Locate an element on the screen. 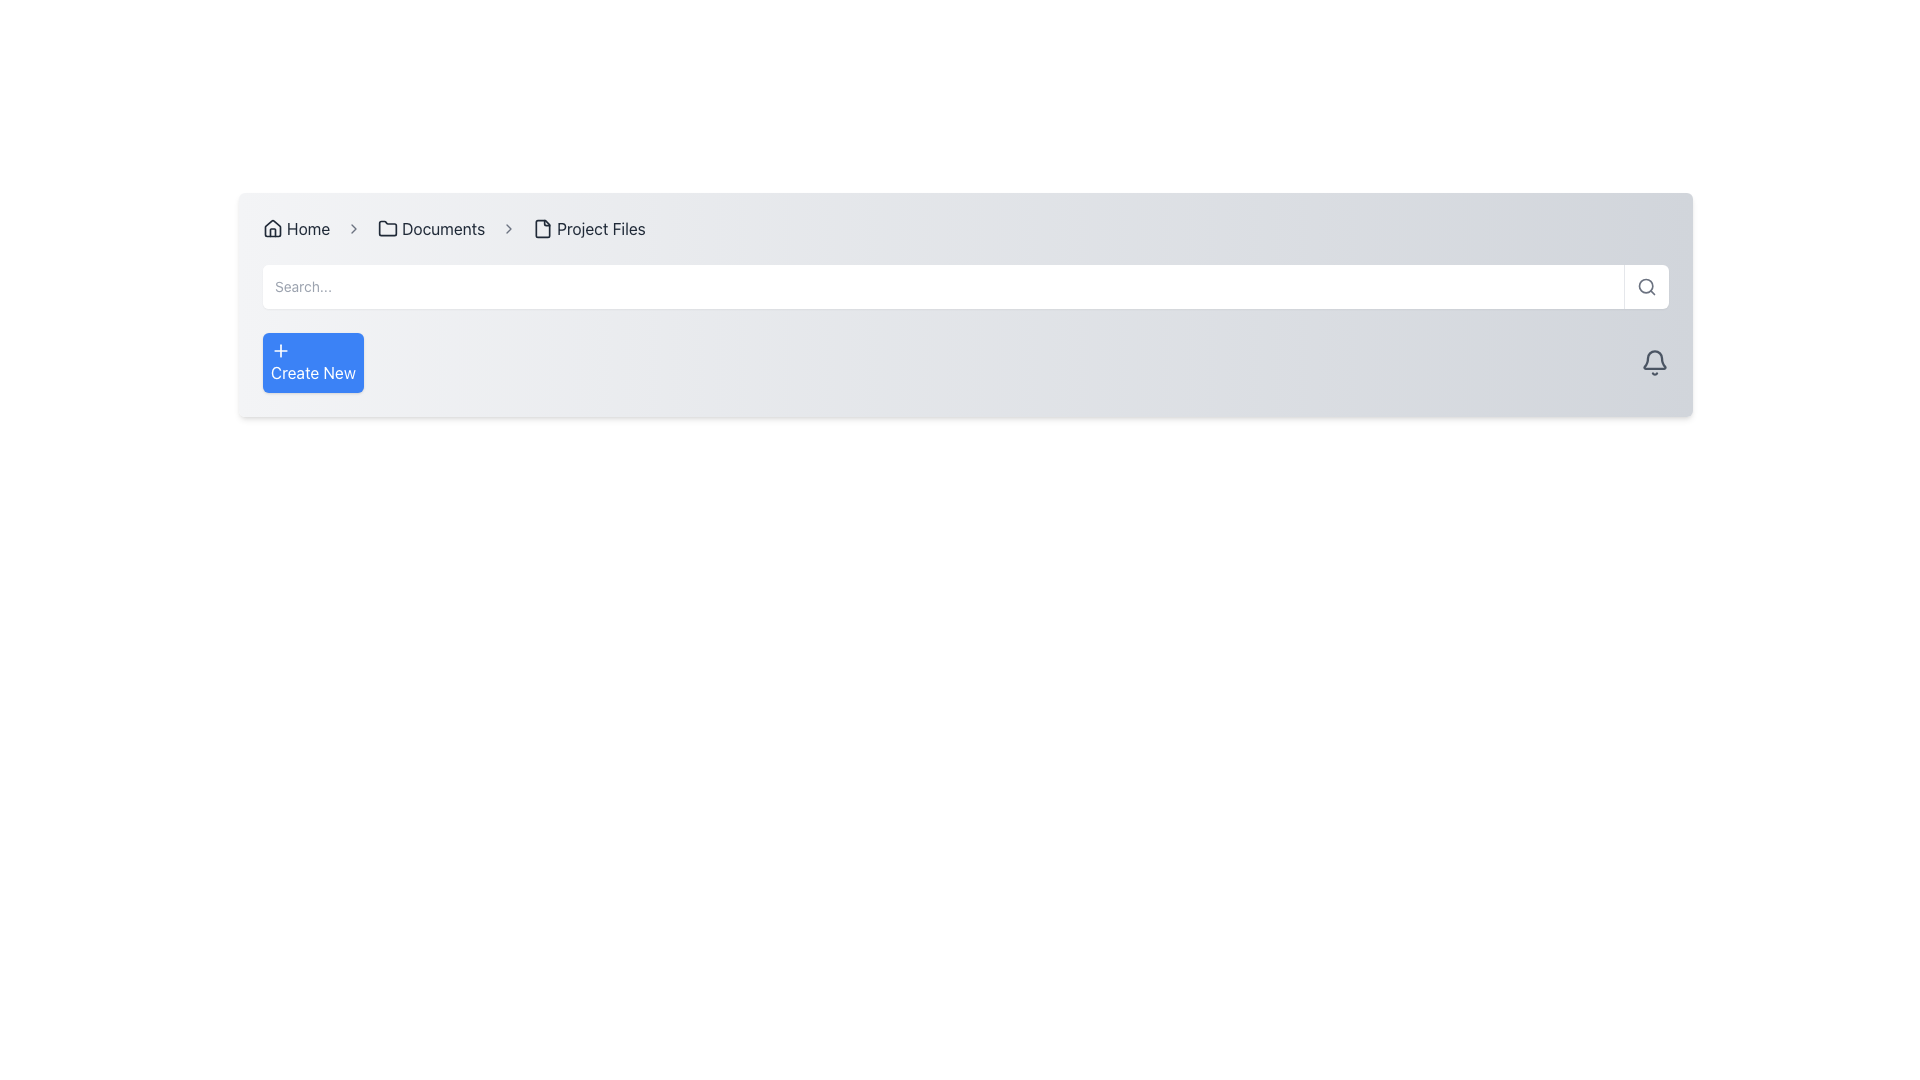 This screenshot has height=1080, width=1920. the house-shaped icon in the breadcrumb navigation section, which is located to the left of the 'Home' text label is located at coordinates (272, 227).